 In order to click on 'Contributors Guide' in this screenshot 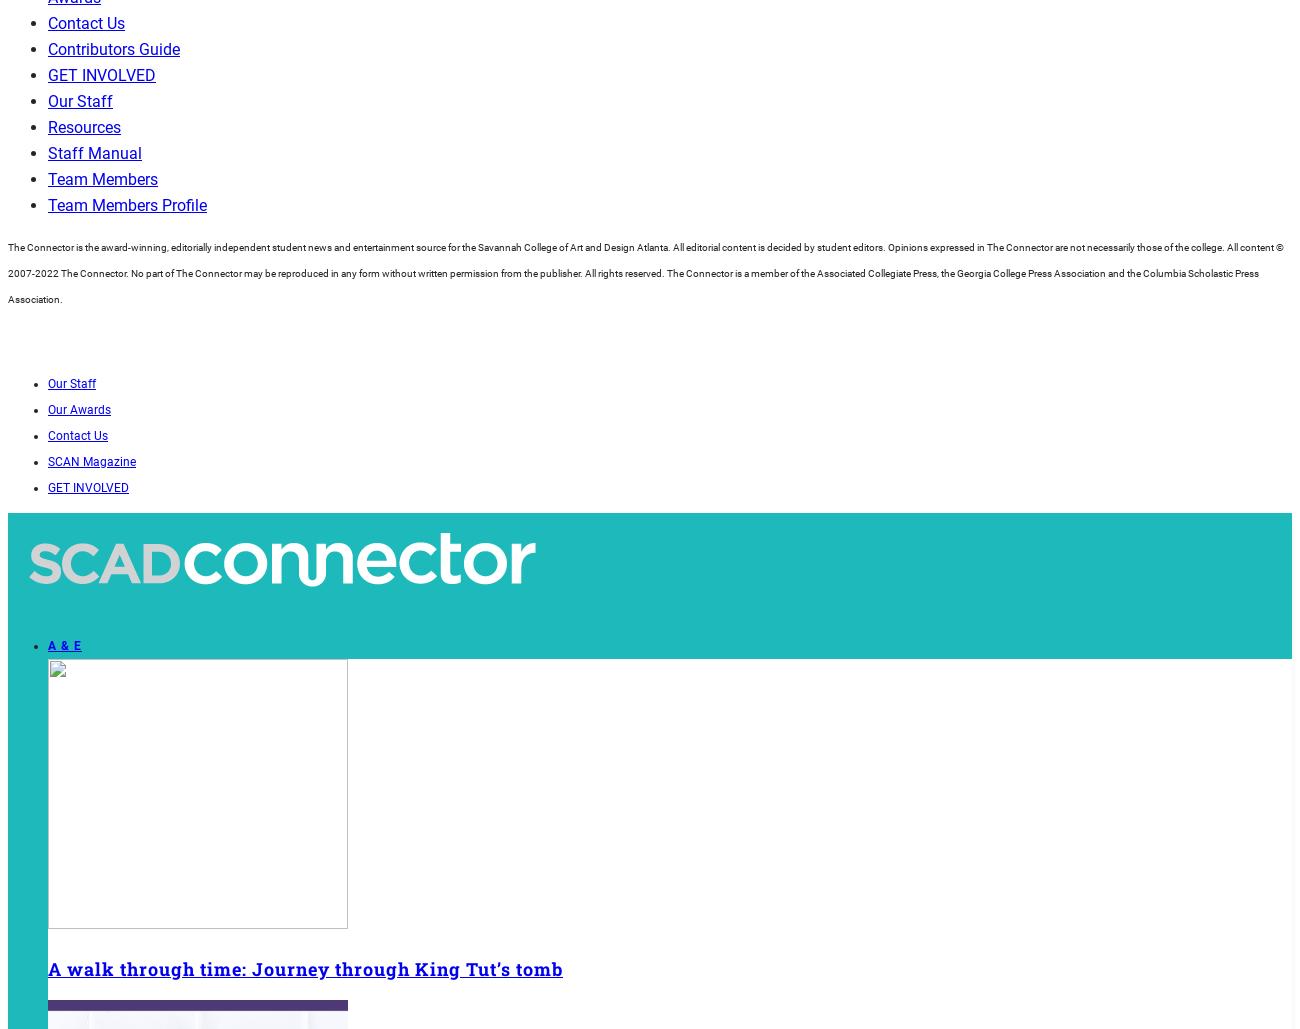, I will do `click(113, 49)`.